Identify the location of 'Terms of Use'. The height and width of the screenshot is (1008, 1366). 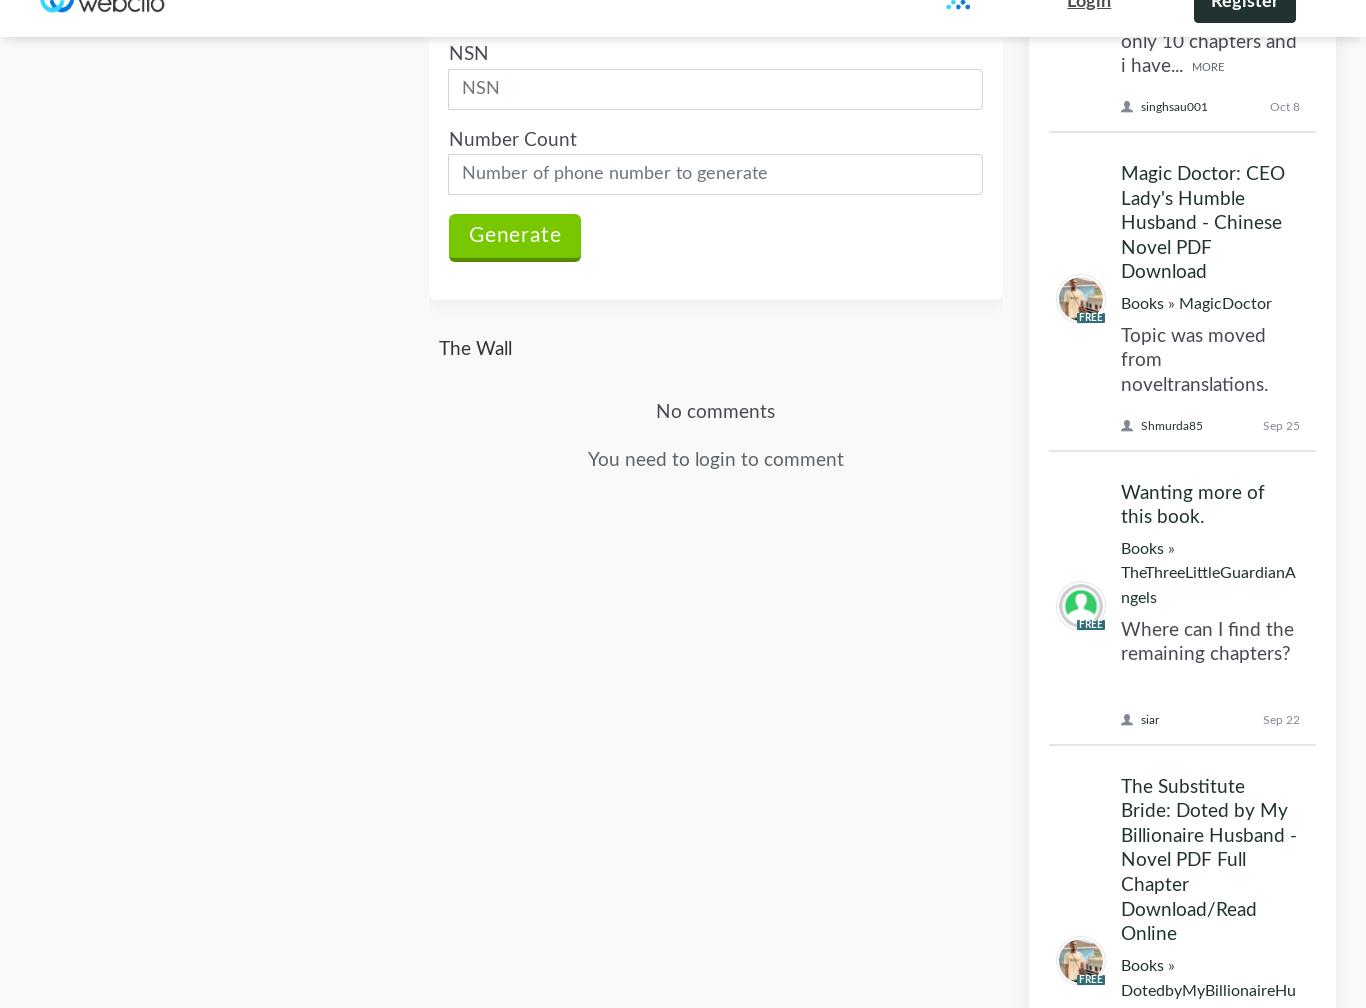
(576, 859).